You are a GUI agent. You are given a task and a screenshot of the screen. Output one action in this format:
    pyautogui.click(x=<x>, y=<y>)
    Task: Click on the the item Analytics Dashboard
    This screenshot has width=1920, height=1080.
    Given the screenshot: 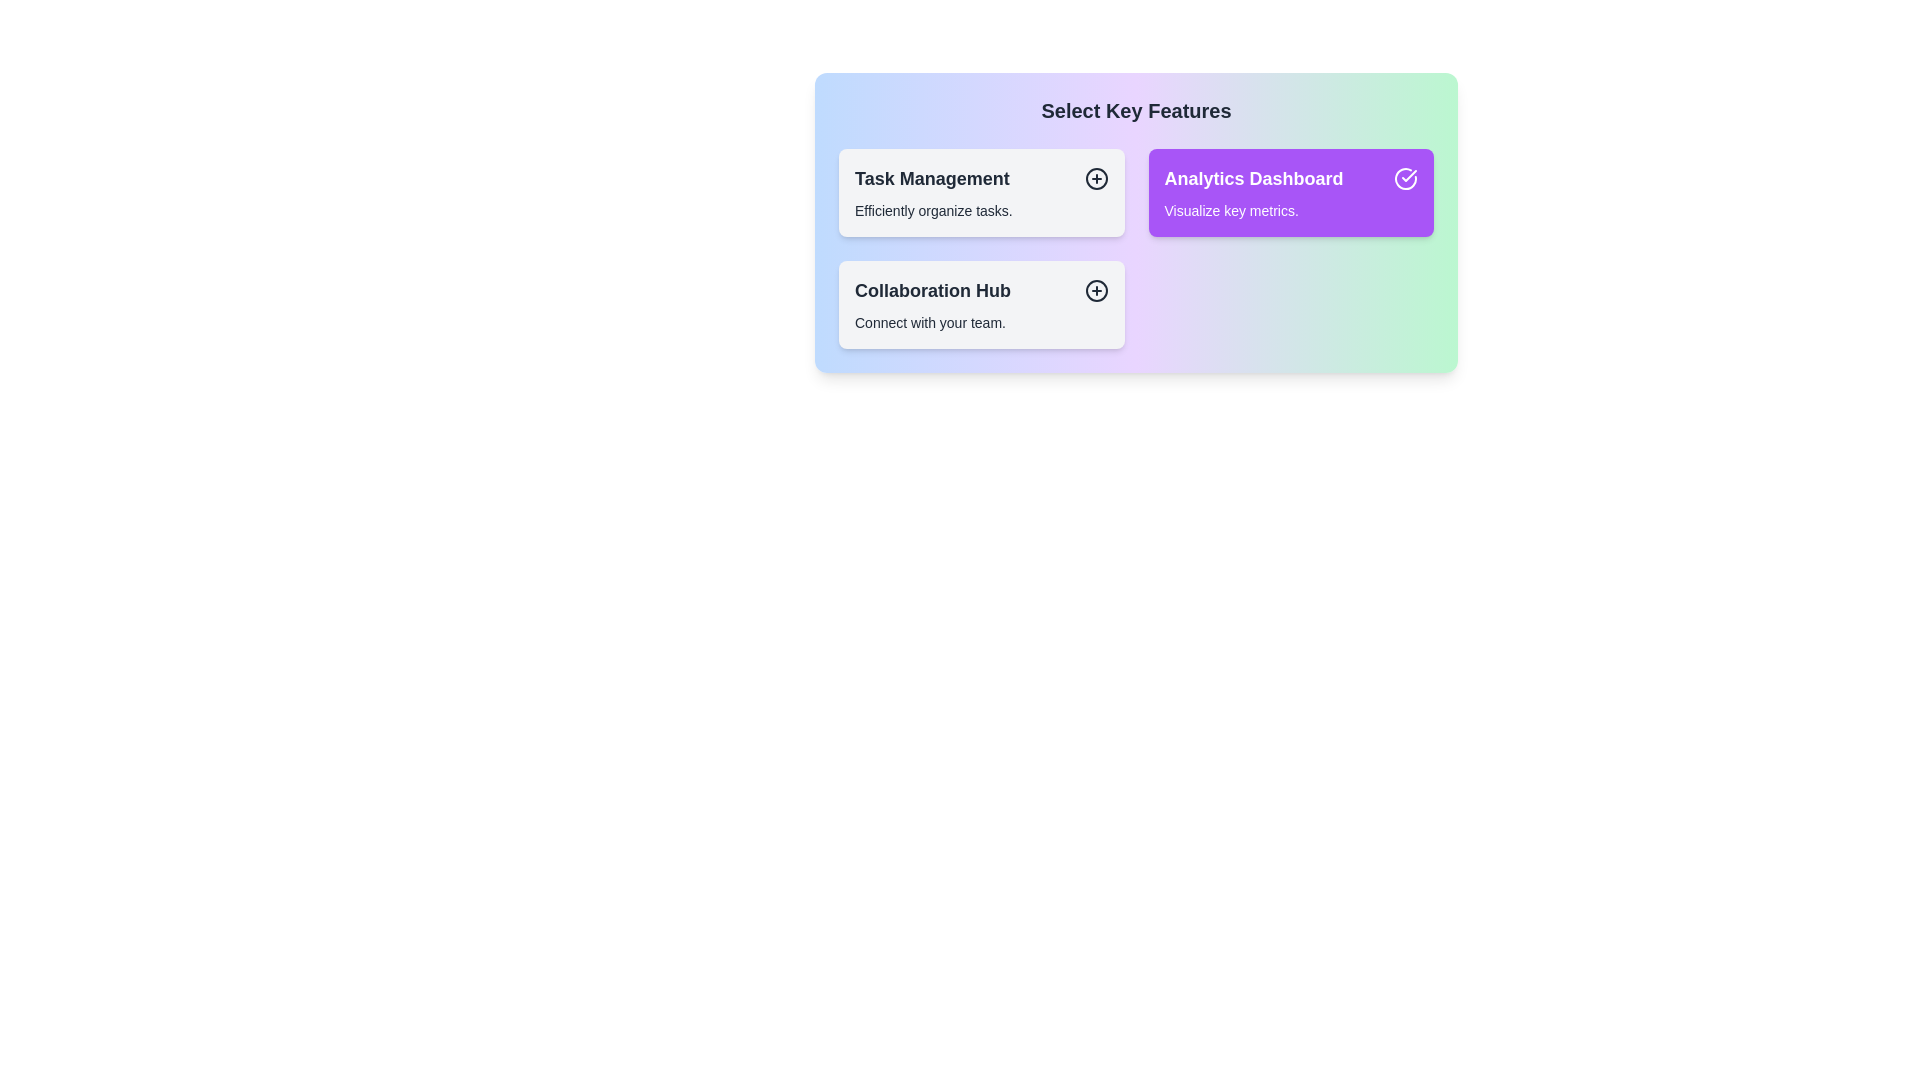 What is the action you would take?
    pyautogui.click(x=1291, y=192)
    